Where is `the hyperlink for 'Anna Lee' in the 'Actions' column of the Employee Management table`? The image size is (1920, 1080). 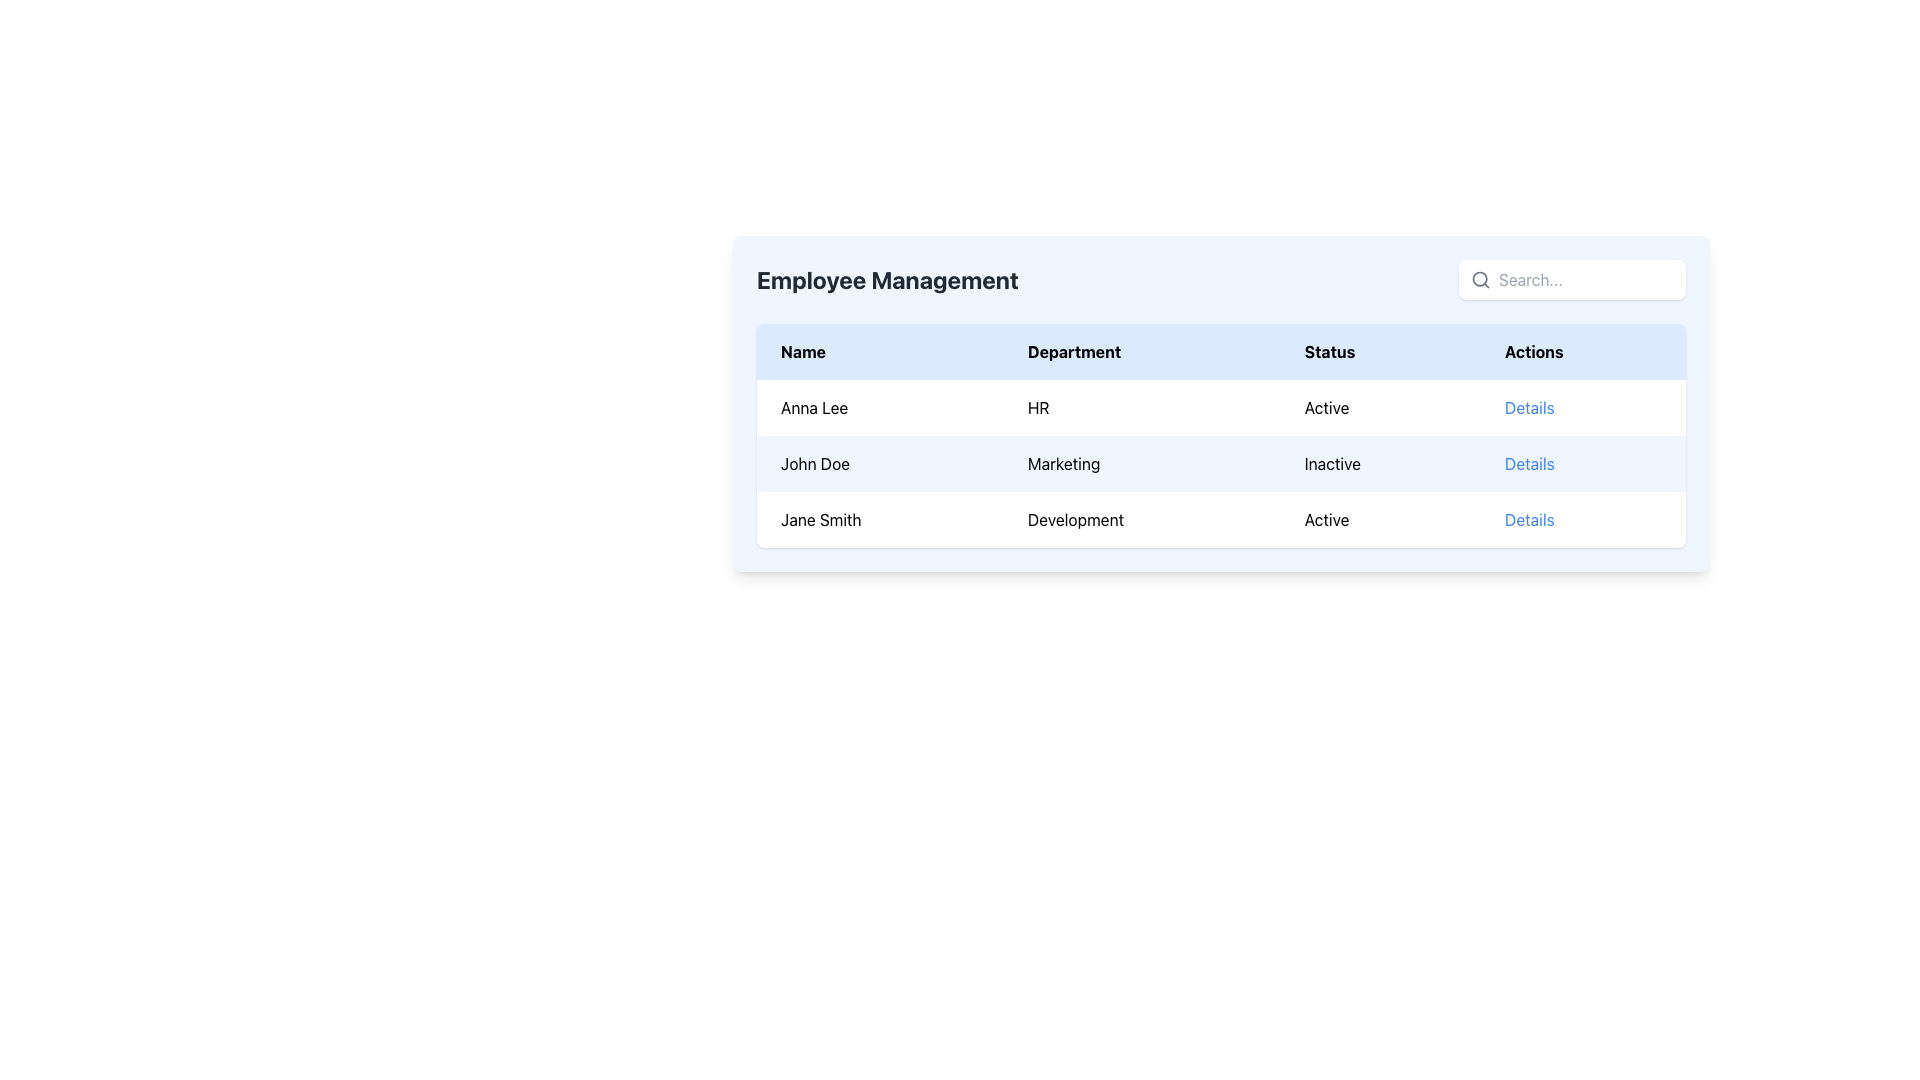
the hyperlink for 'Anna Lee' in the 'Actions' column of the Employee Management table is located at coordinates (1582, 407).